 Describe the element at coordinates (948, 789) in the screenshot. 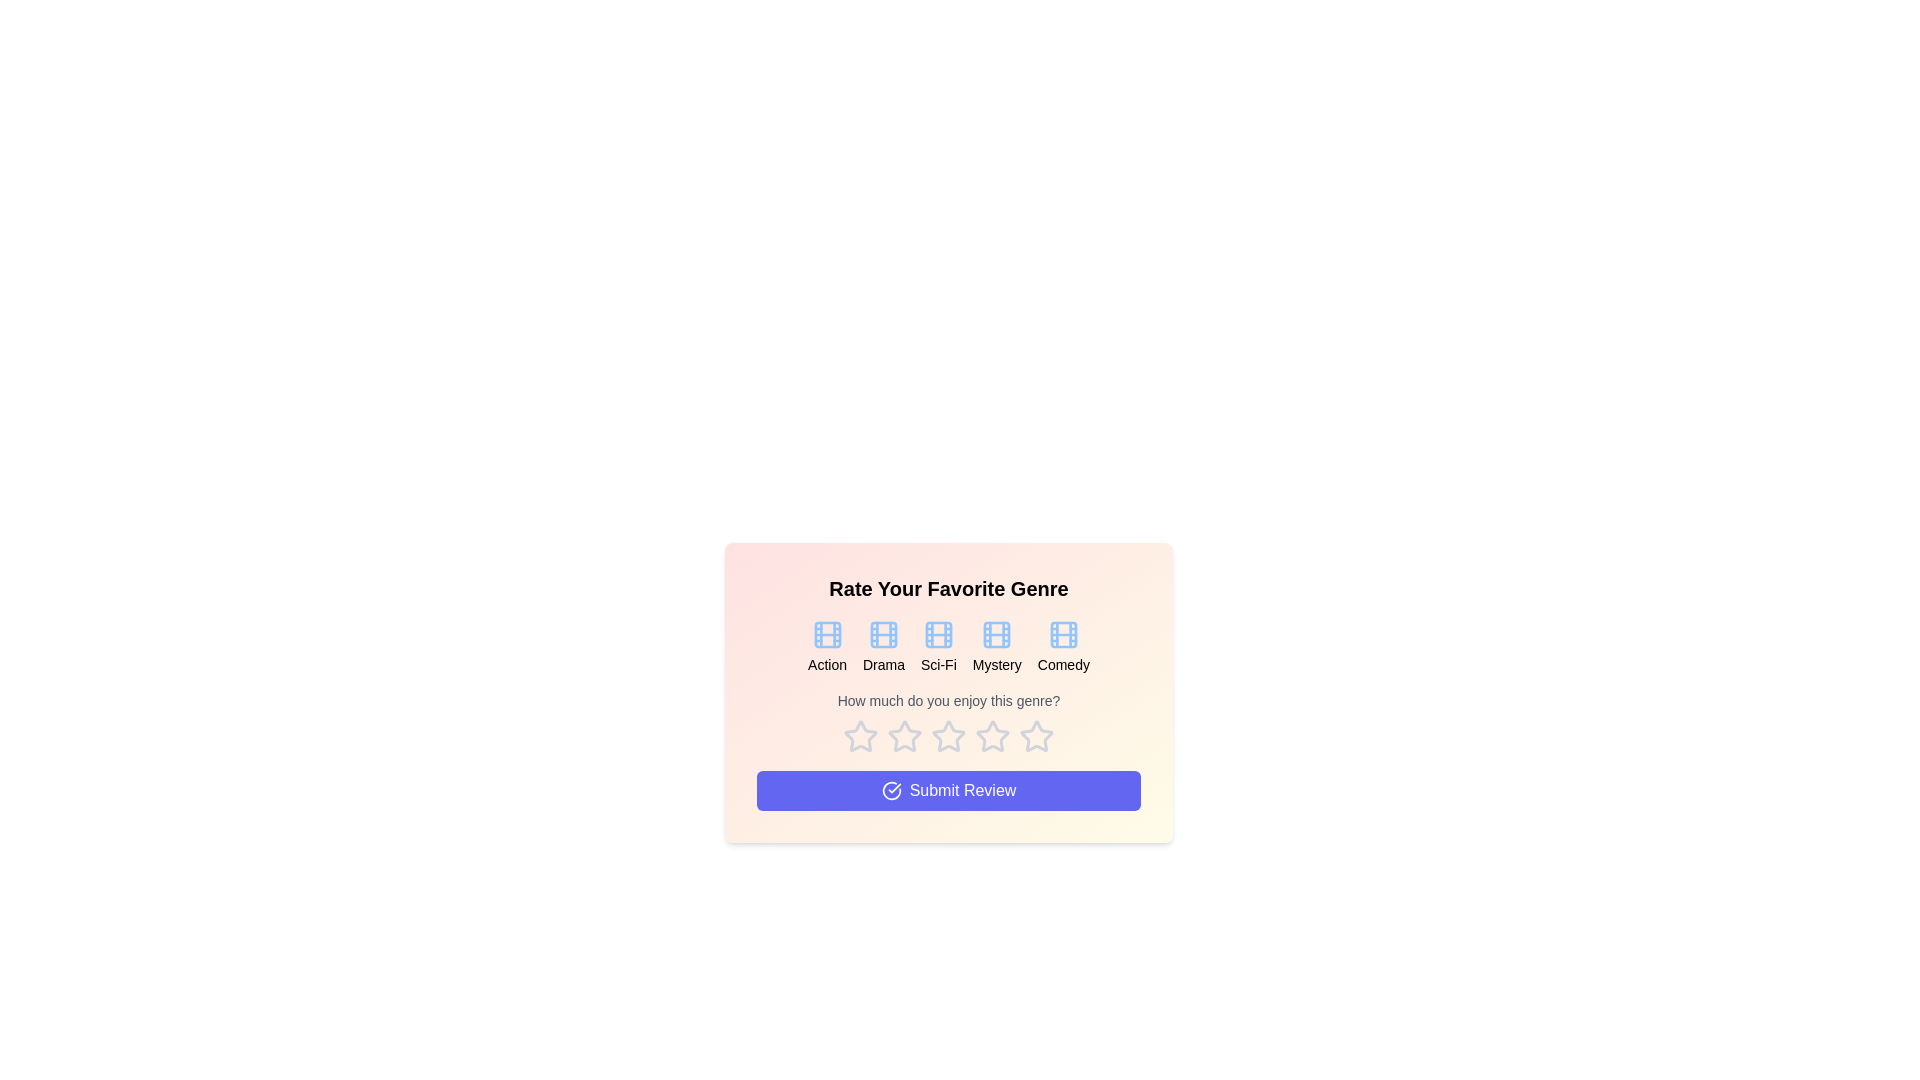

I see `the 'Submit Review' button to submit the selected rating` at that location.